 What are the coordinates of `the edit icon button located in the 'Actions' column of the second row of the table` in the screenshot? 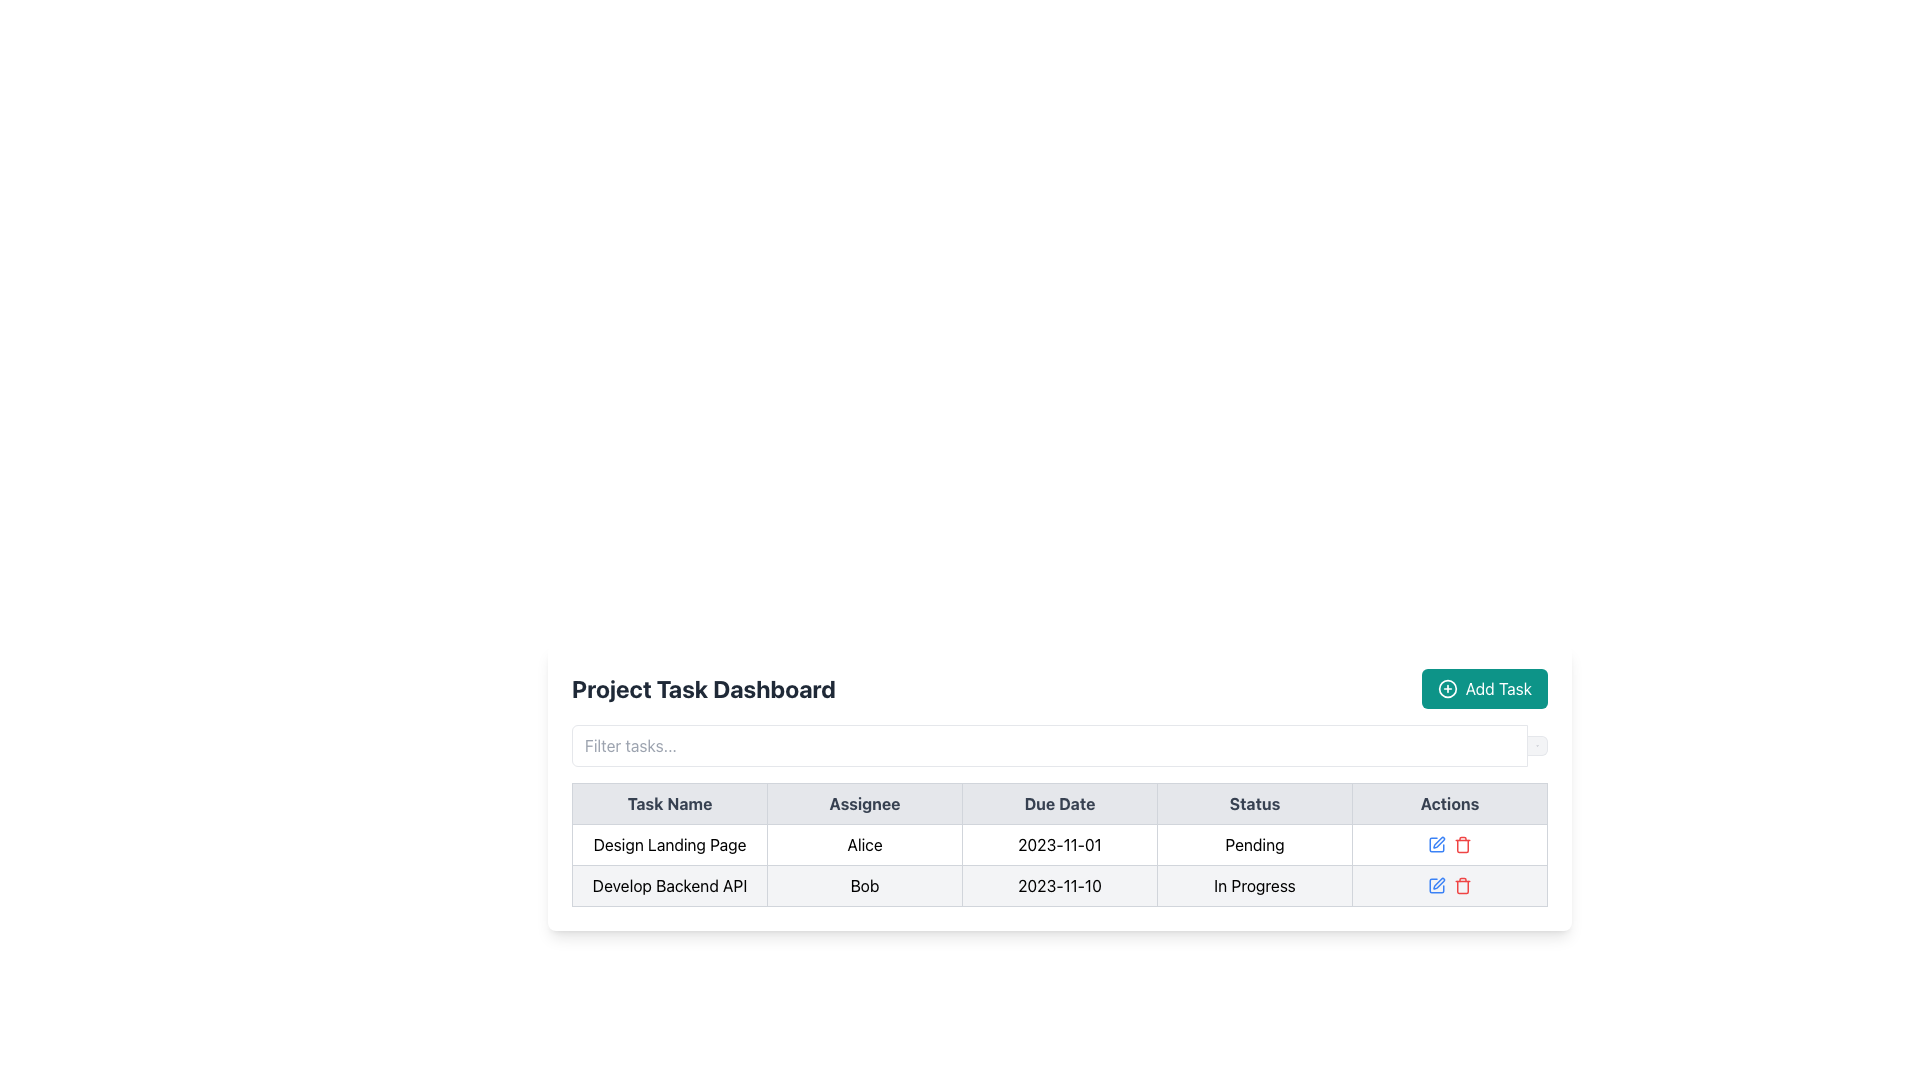 It's located at (1435, 844).